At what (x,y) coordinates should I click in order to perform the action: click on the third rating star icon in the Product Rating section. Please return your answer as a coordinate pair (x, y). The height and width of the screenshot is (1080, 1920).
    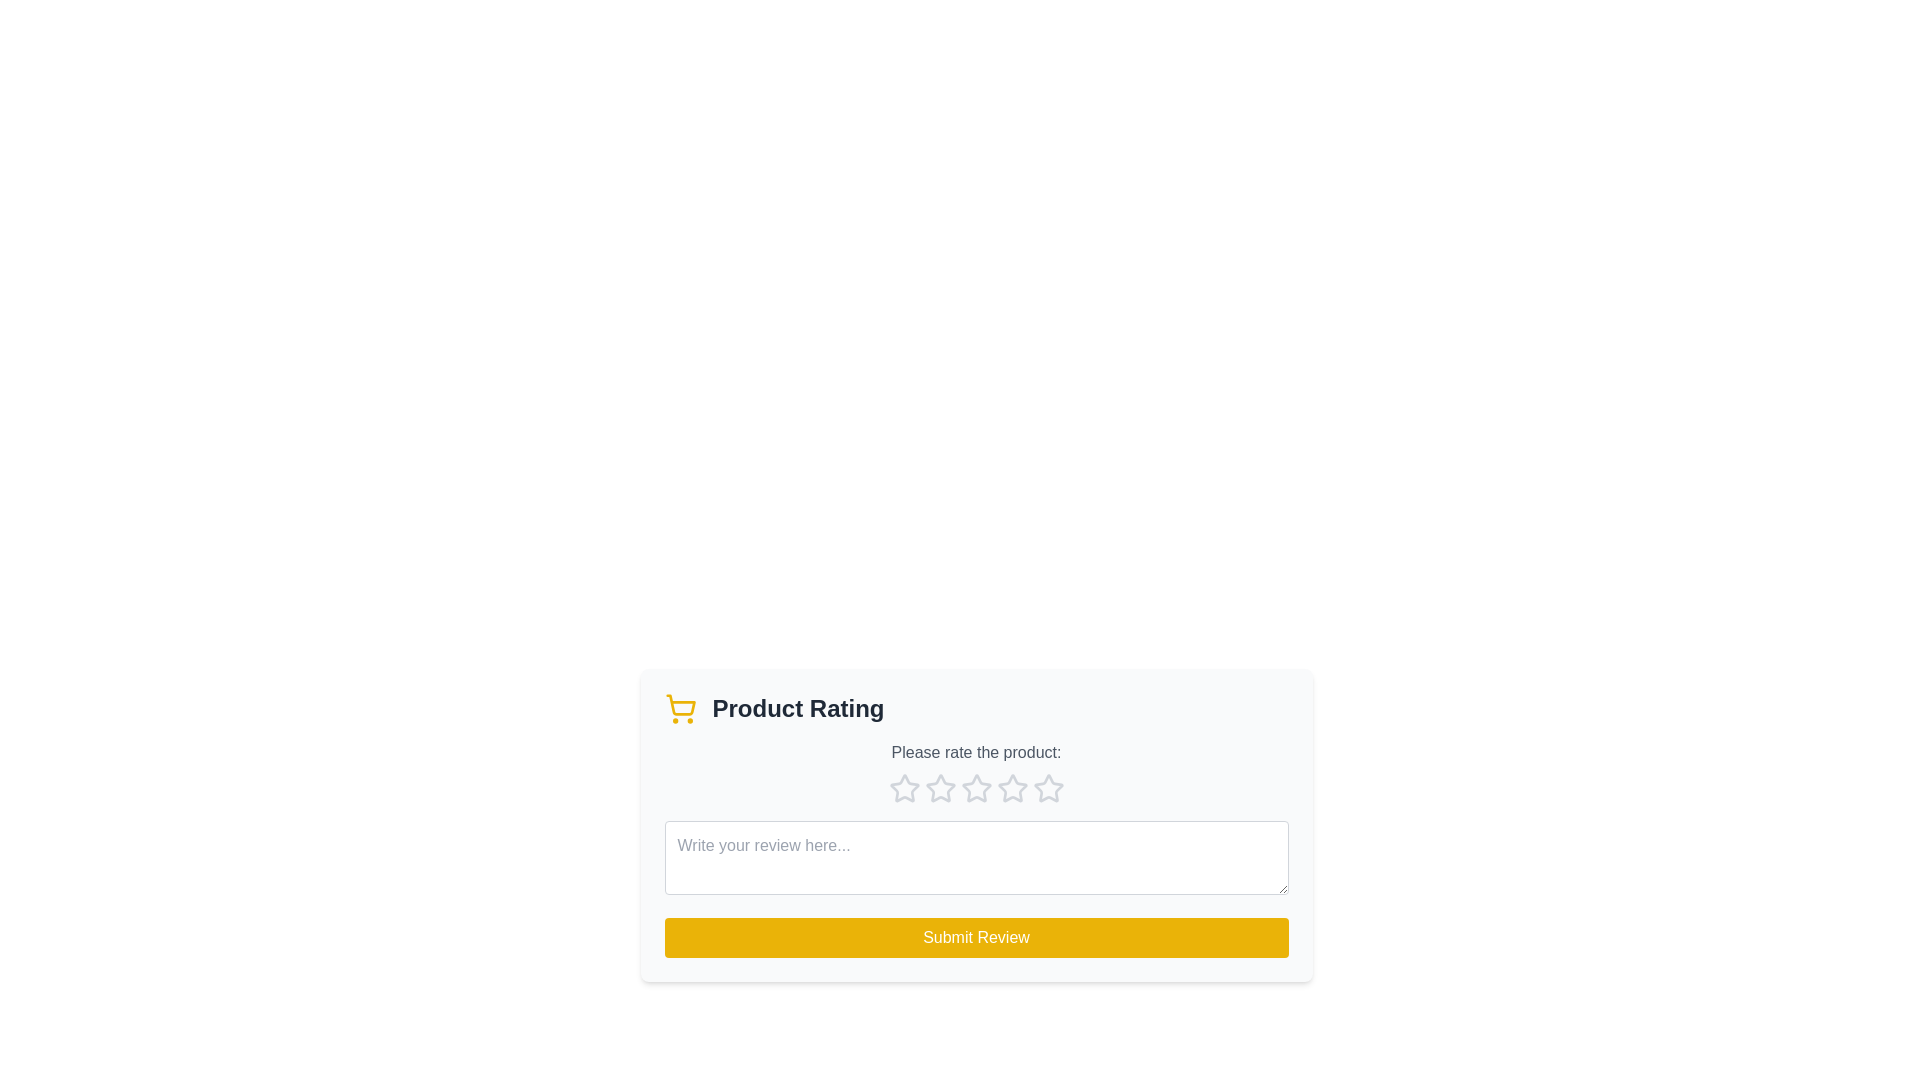
    Looking at the image, I should click on (976, 788).